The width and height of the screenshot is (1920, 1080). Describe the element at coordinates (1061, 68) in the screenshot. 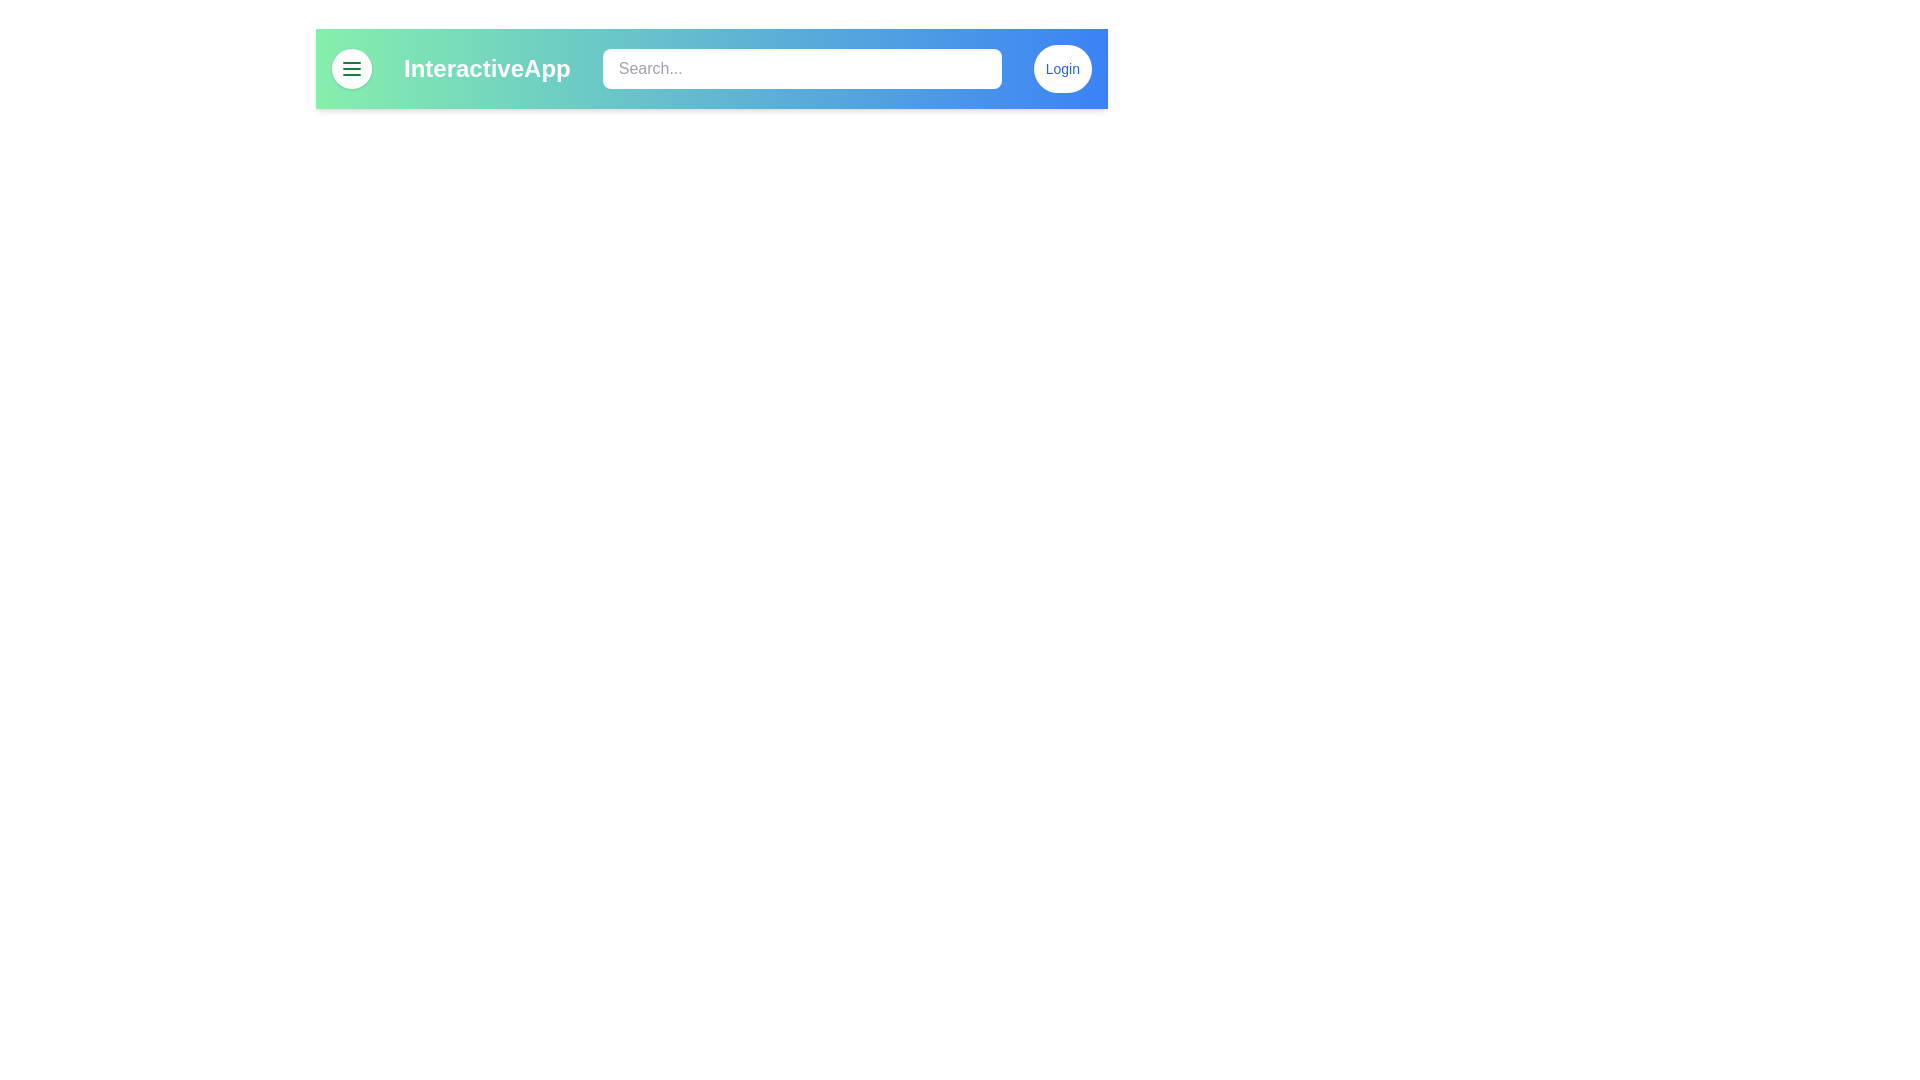

I see `the Login button to initiate the login functionality` at that location.